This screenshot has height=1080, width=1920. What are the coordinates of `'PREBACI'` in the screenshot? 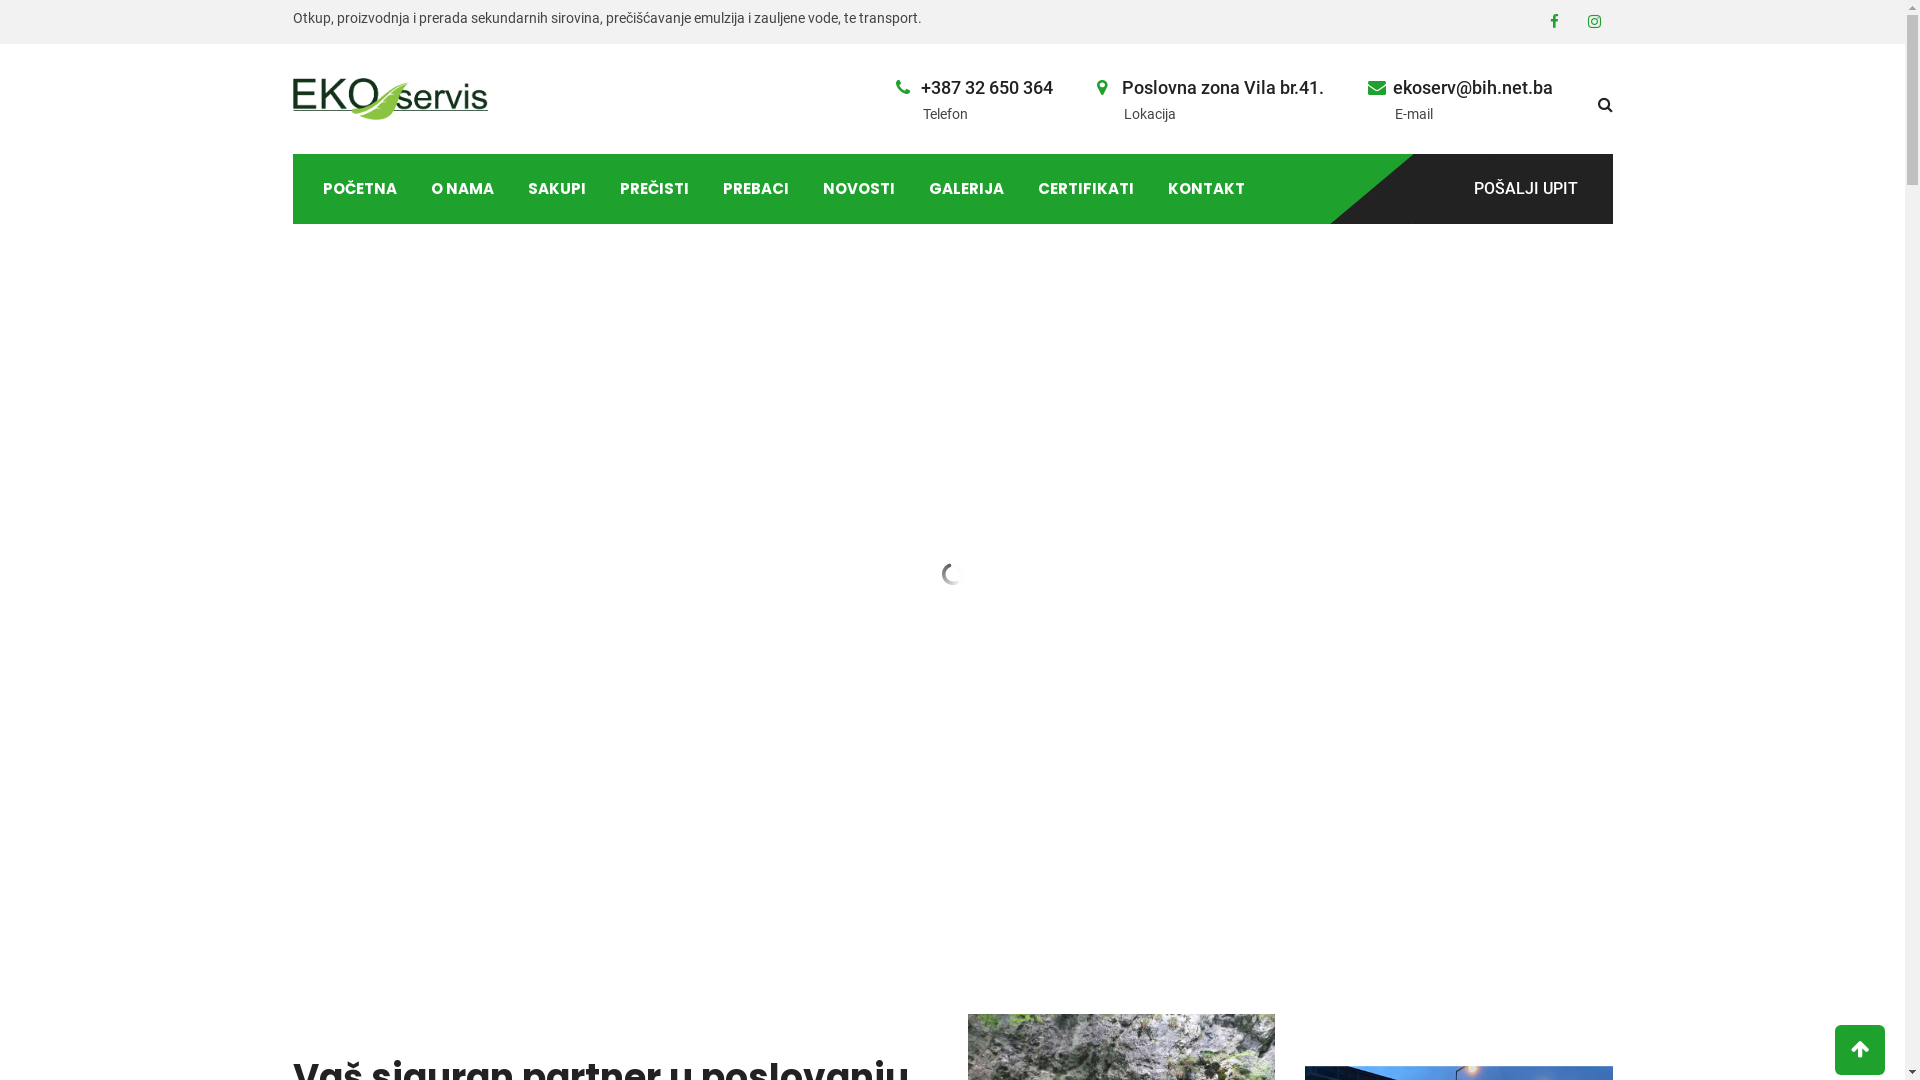 It's located at (755, 189).